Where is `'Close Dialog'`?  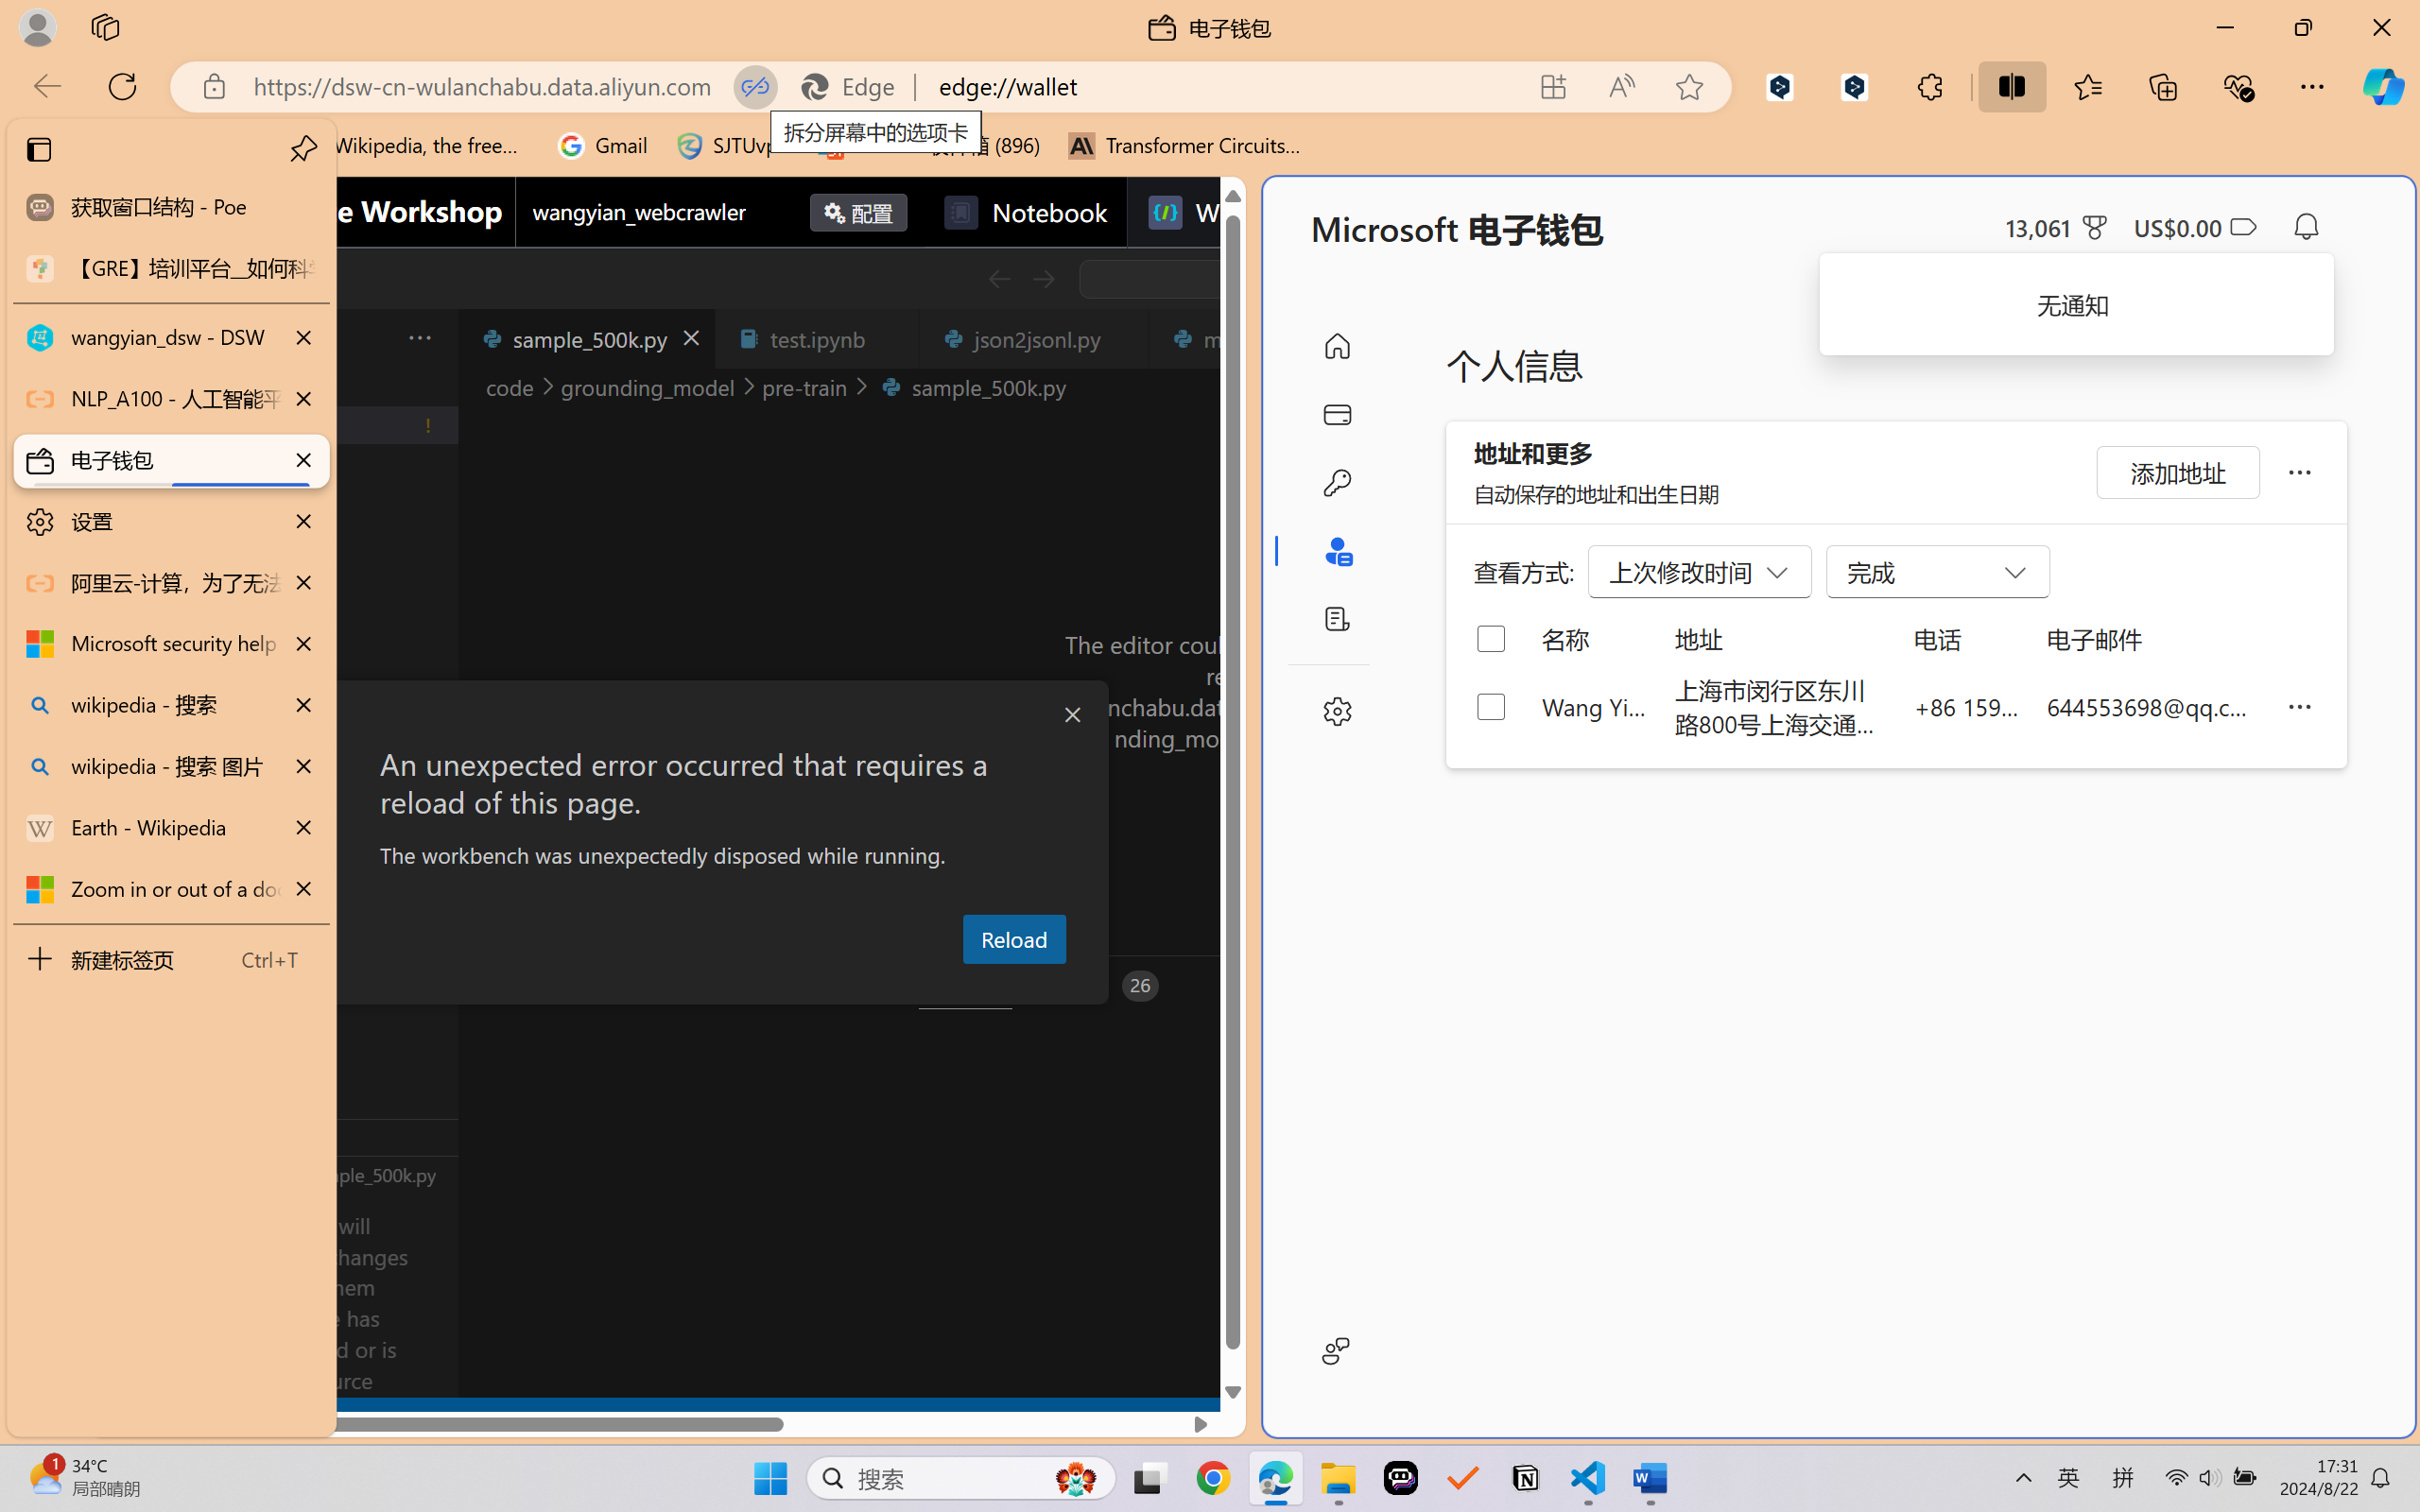 'Close Dialog' is located at coordinates (1072, 715).